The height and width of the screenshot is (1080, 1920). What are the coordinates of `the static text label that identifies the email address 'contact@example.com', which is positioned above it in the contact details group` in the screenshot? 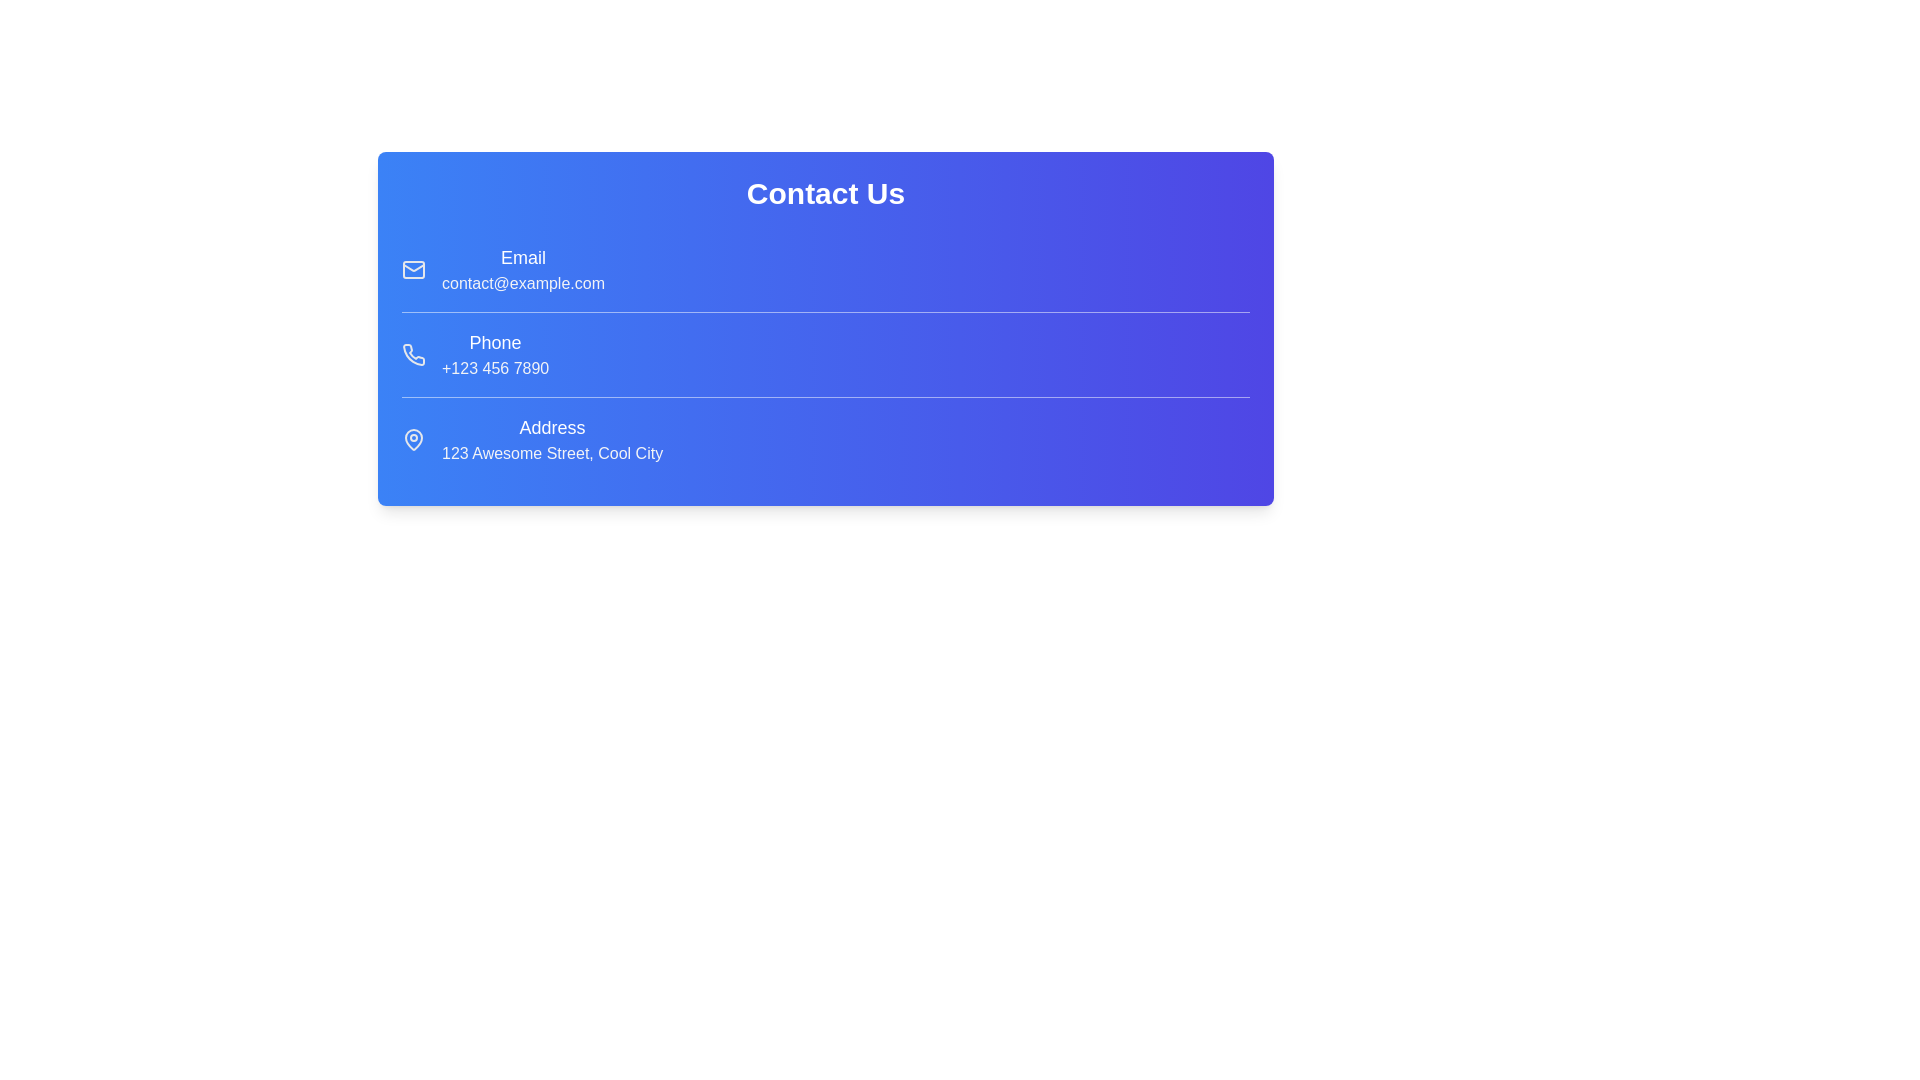 It's located at (523, 257).